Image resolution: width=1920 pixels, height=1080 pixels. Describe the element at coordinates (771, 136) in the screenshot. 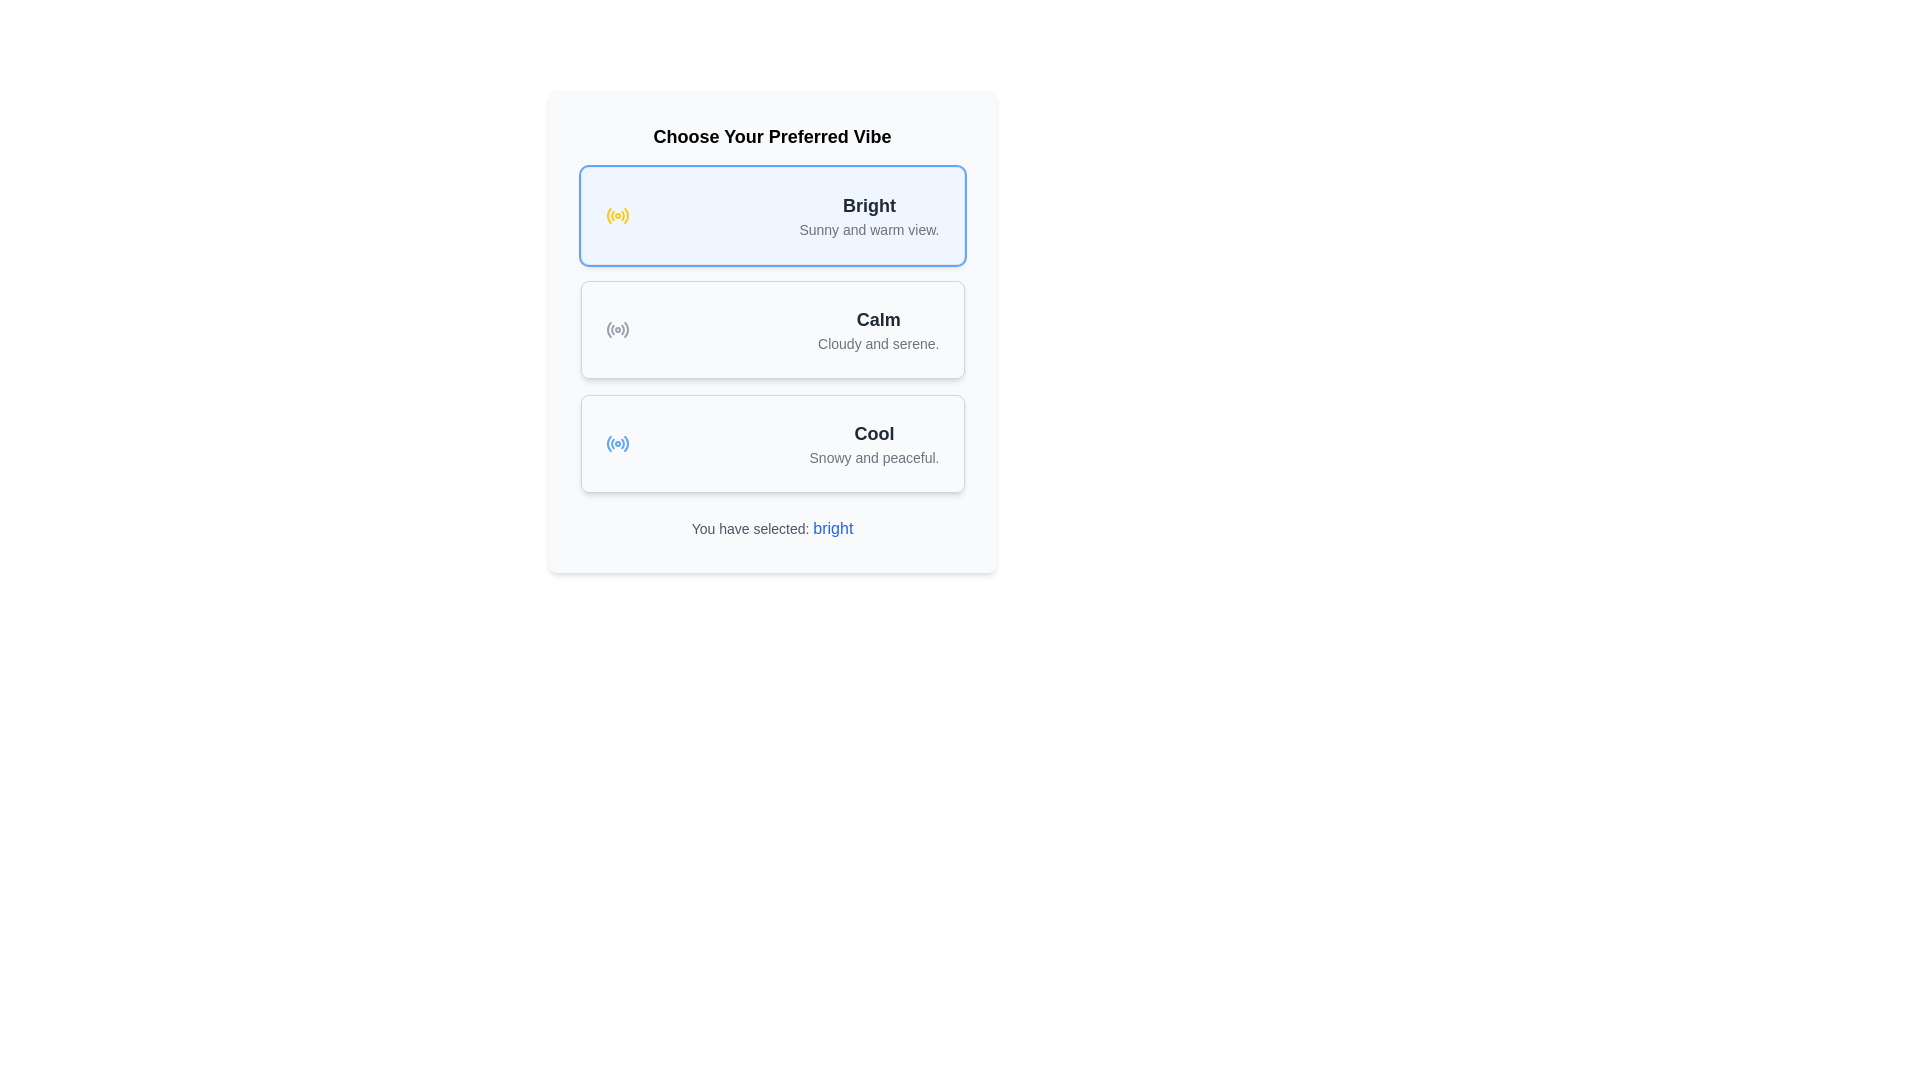

I see `the Header text, which serves as the title or heading for the section, indicating the selection theme for the user` at that location.